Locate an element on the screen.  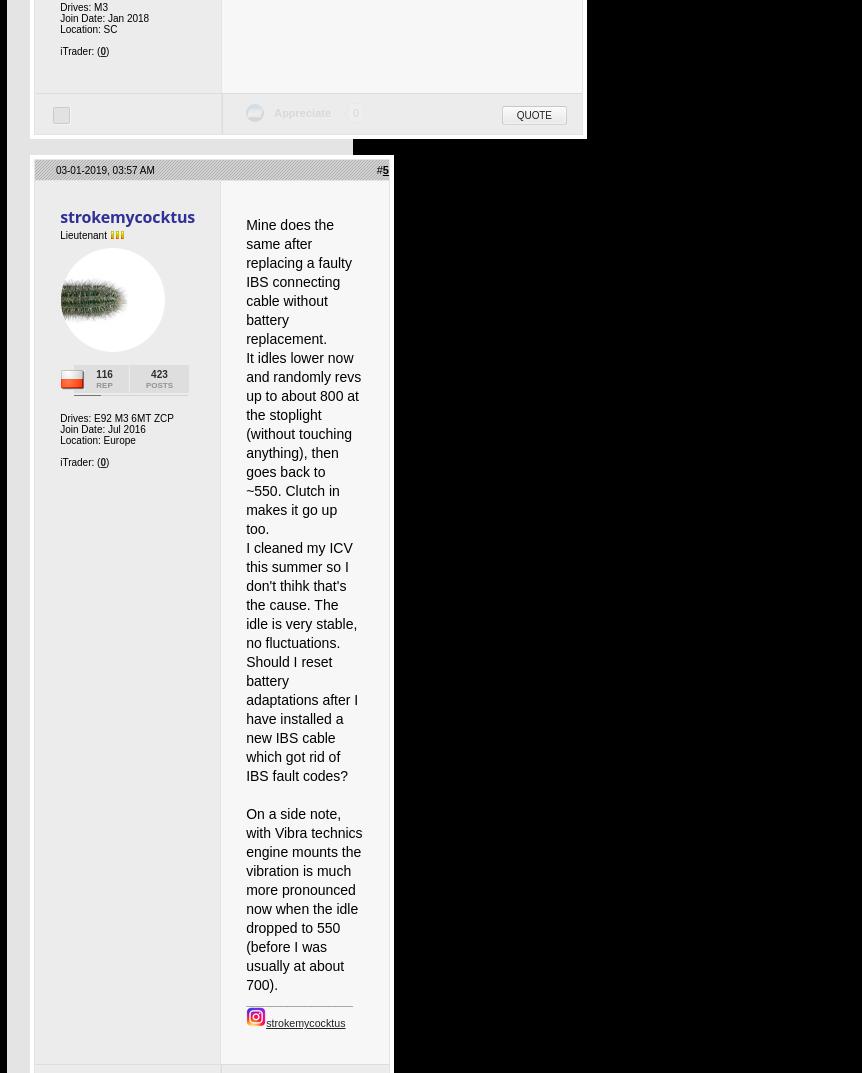
'Should I reset battery adaptations after I have installed a new IBS cable which got rid of IBS fault codes?' is located at coordinates (245, 718).